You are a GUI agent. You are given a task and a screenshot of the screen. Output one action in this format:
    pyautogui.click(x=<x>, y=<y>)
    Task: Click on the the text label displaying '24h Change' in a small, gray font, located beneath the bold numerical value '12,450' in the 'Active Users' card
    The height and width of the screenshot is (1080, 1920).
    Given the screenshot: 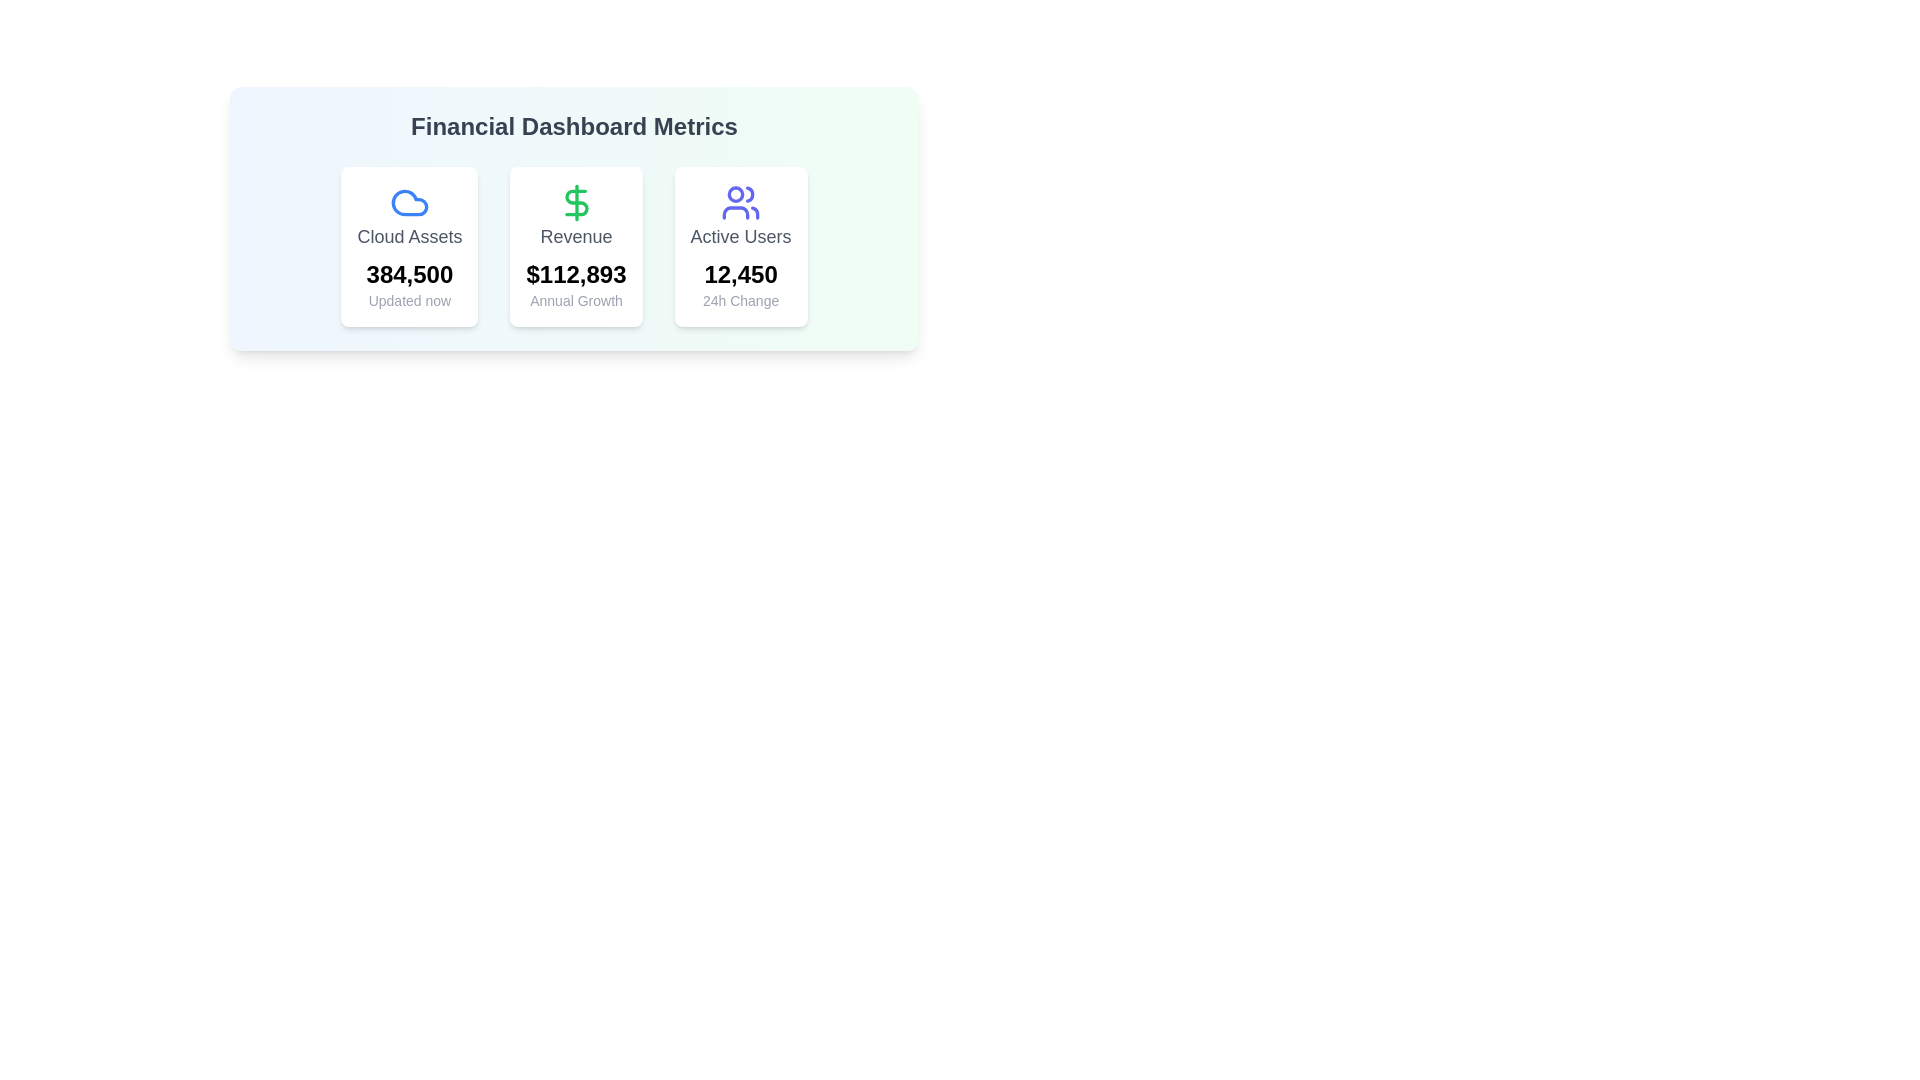 What is the action you would take?
    pyautogui.click(x=740, y=300)
    